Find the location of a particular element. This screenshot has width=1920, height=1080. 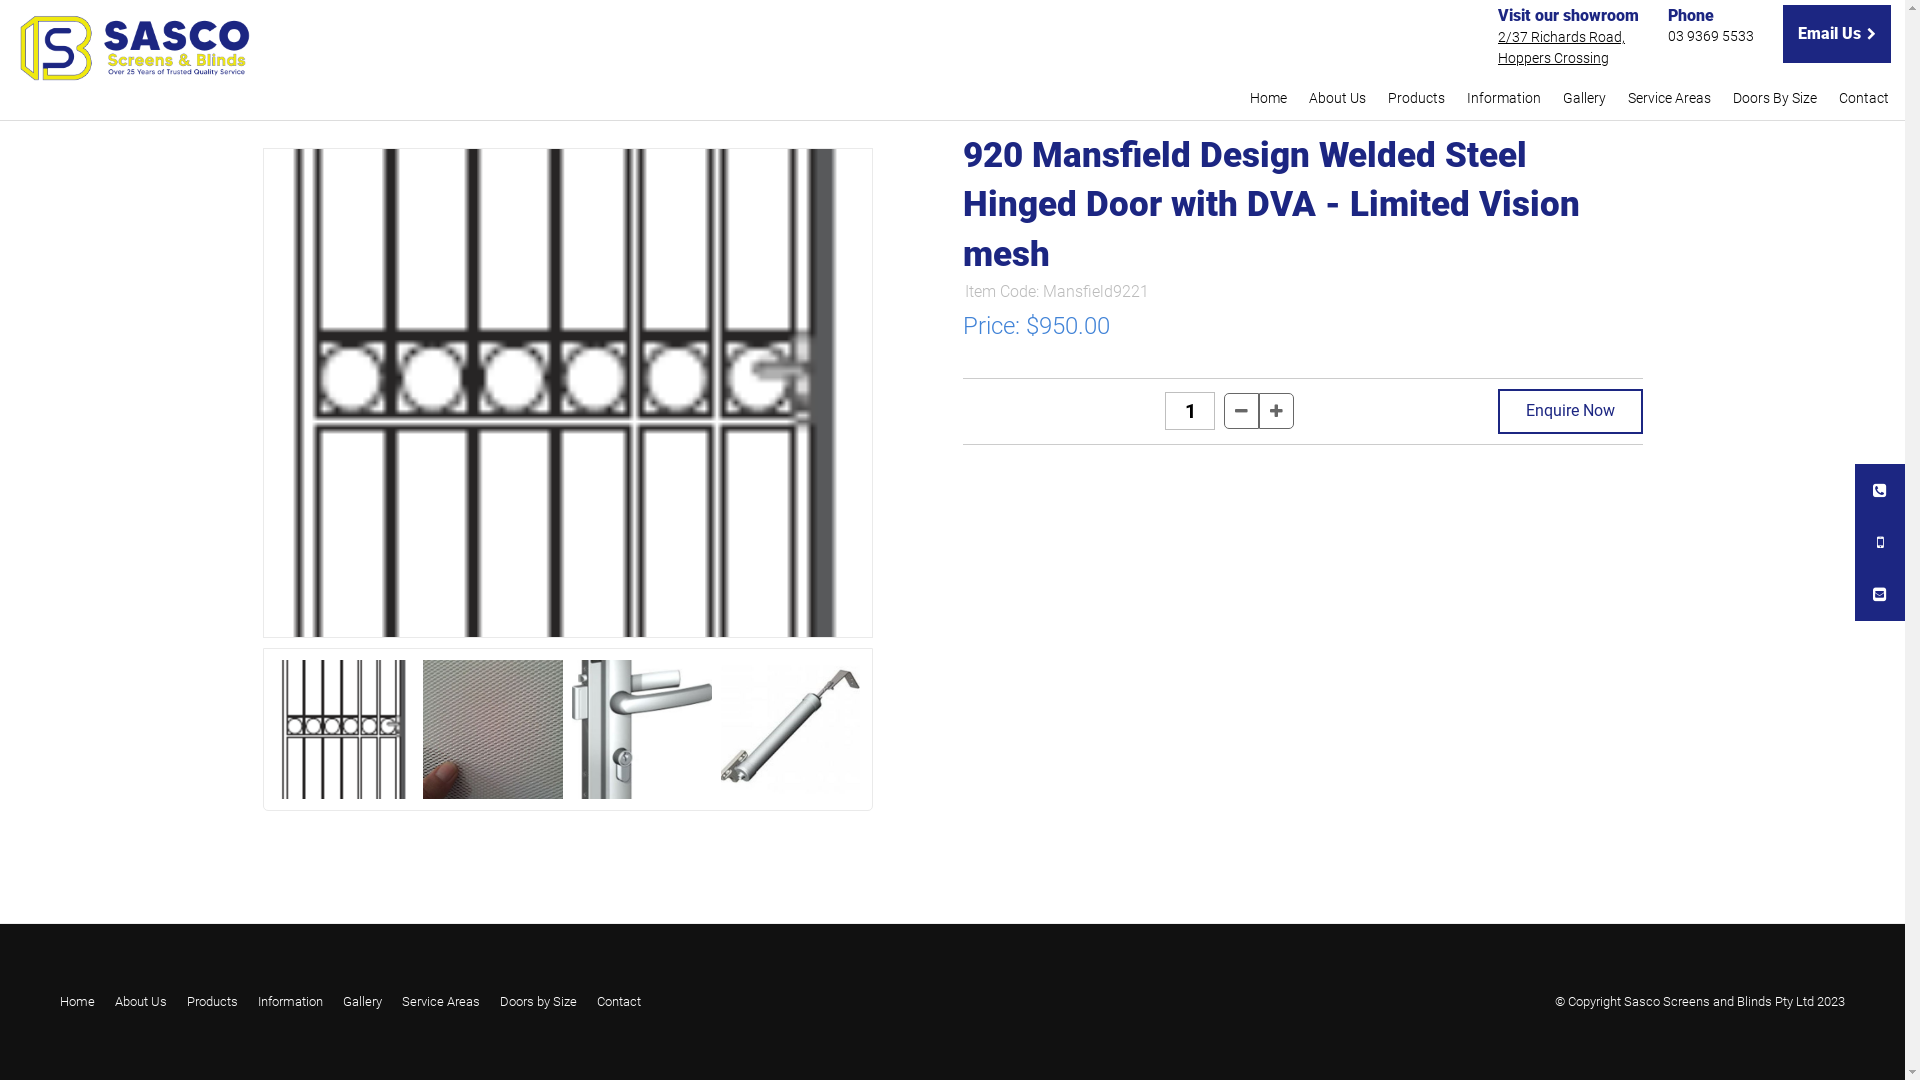

'Gallery' is located at coordinates (362, 1002).